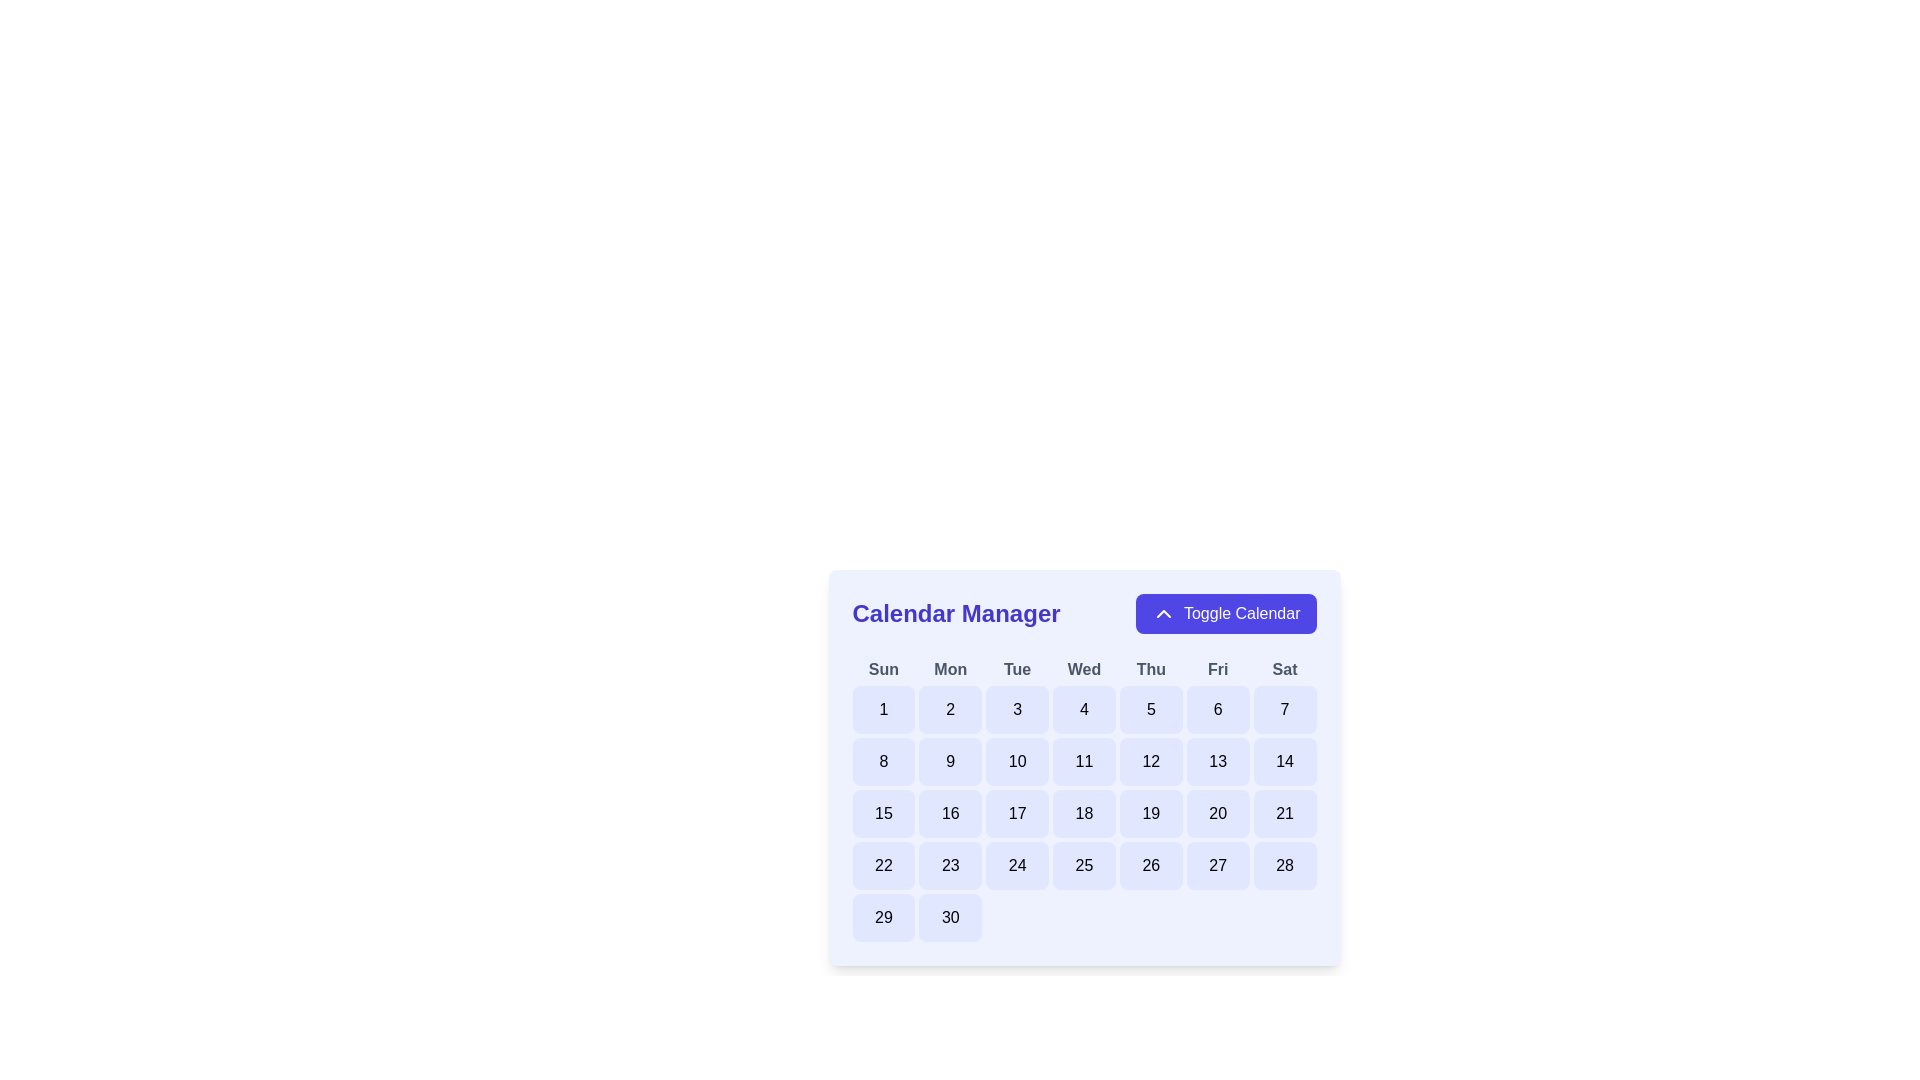 Image resolution: width=1920 pixels, height=1080 pixels. I want to click on the rounded rectangular button with a light indigo background and the number '2' printed in black at its center, so click(949, 708).